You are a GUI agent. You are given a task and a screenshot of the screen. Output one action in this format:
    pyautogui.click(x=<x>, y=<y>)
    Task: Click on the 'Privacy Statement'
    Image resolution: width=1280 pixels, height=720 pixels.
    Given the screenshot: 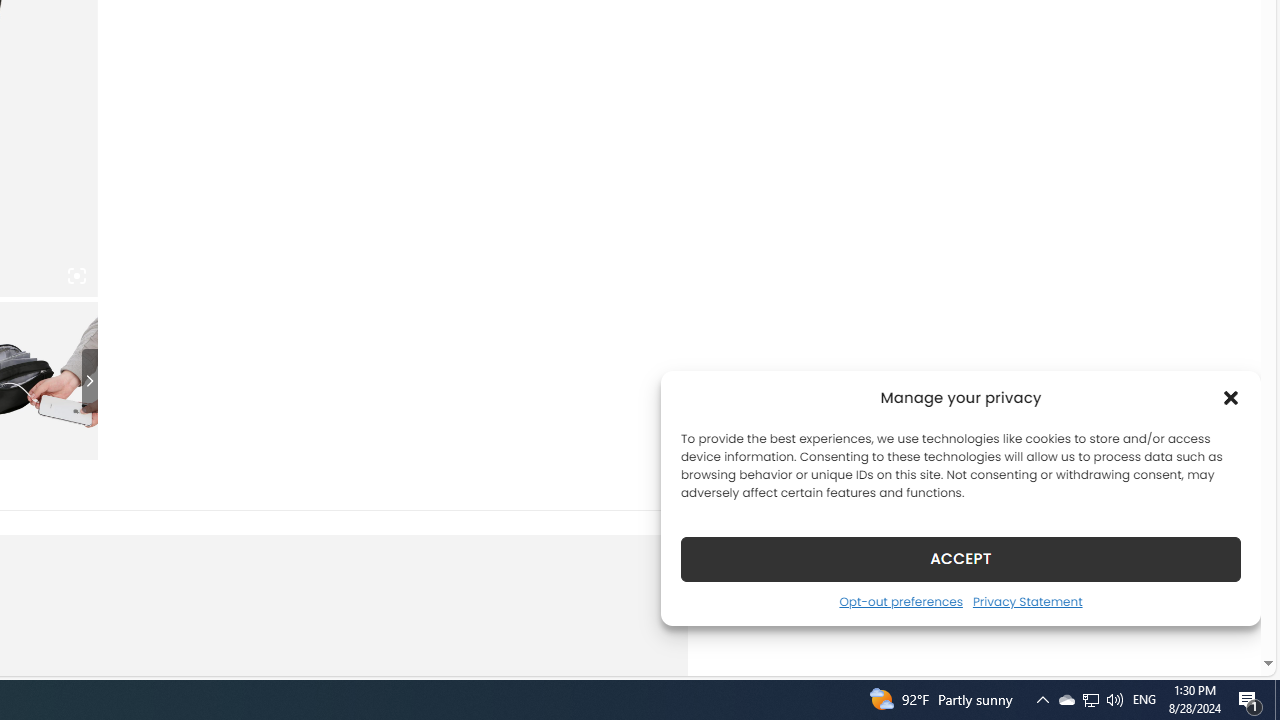 What is the action you would take?
    pyautogui.click(x=1027, y=600)
    